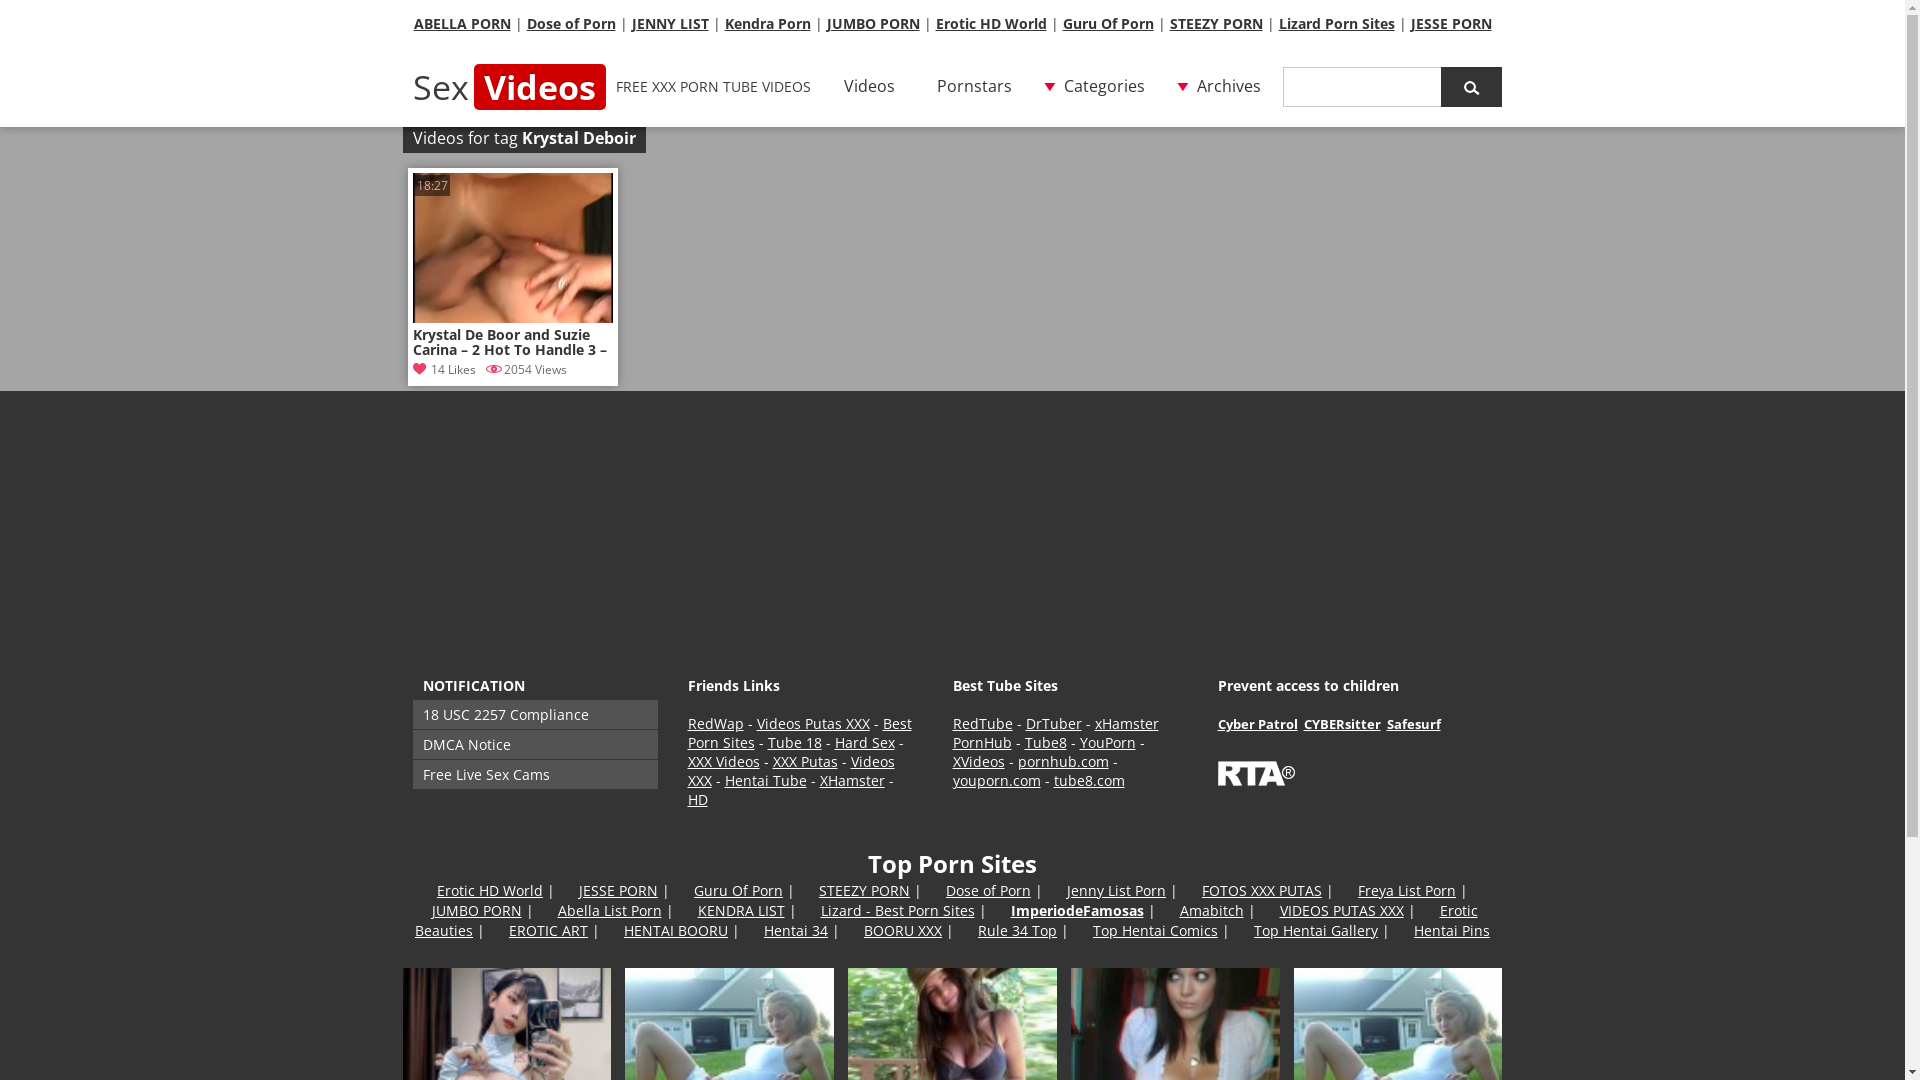 This screenshot has width=1920, height=1080. I want to click on 'Cyber Patrol', so click(1256, 724).